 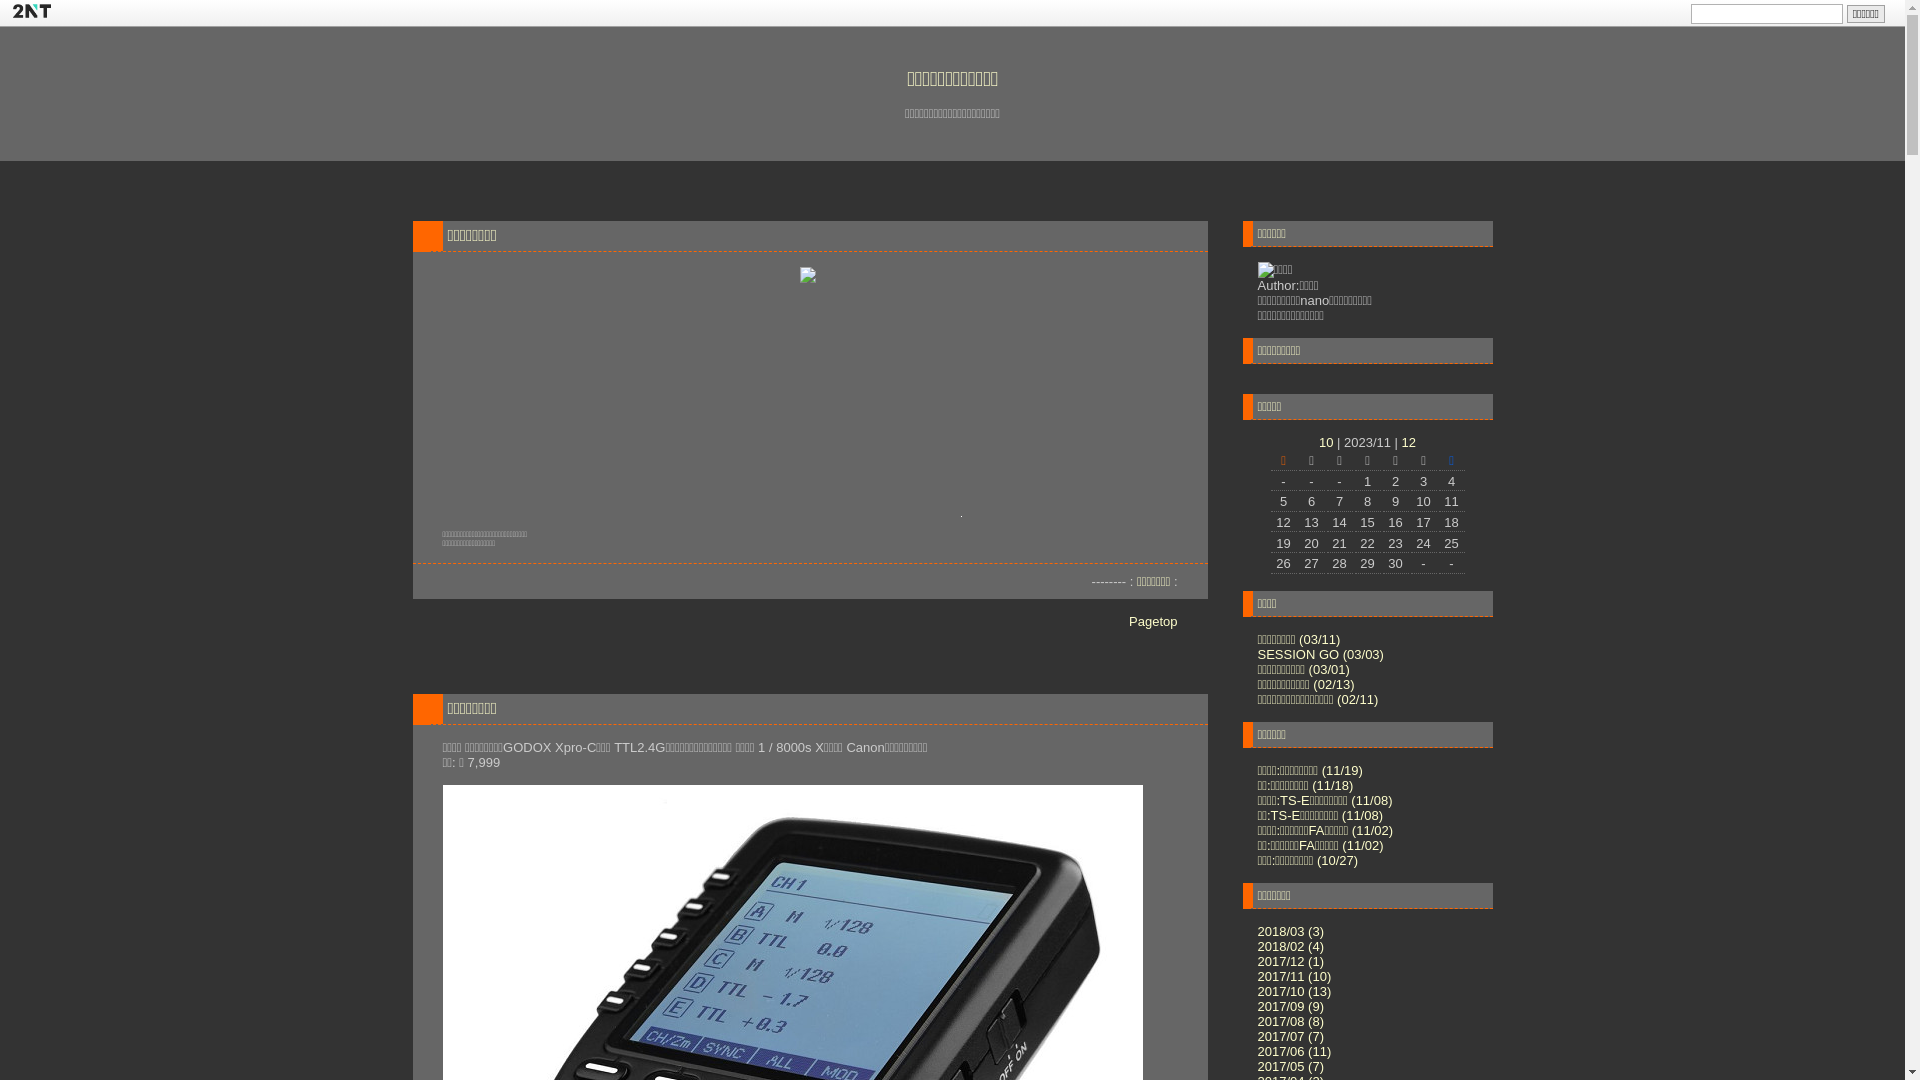 What do you see at coordinates (1291, 931) in the screenshot?
I see `'2018/03 (3)'` at bounding box center [1291, 931].